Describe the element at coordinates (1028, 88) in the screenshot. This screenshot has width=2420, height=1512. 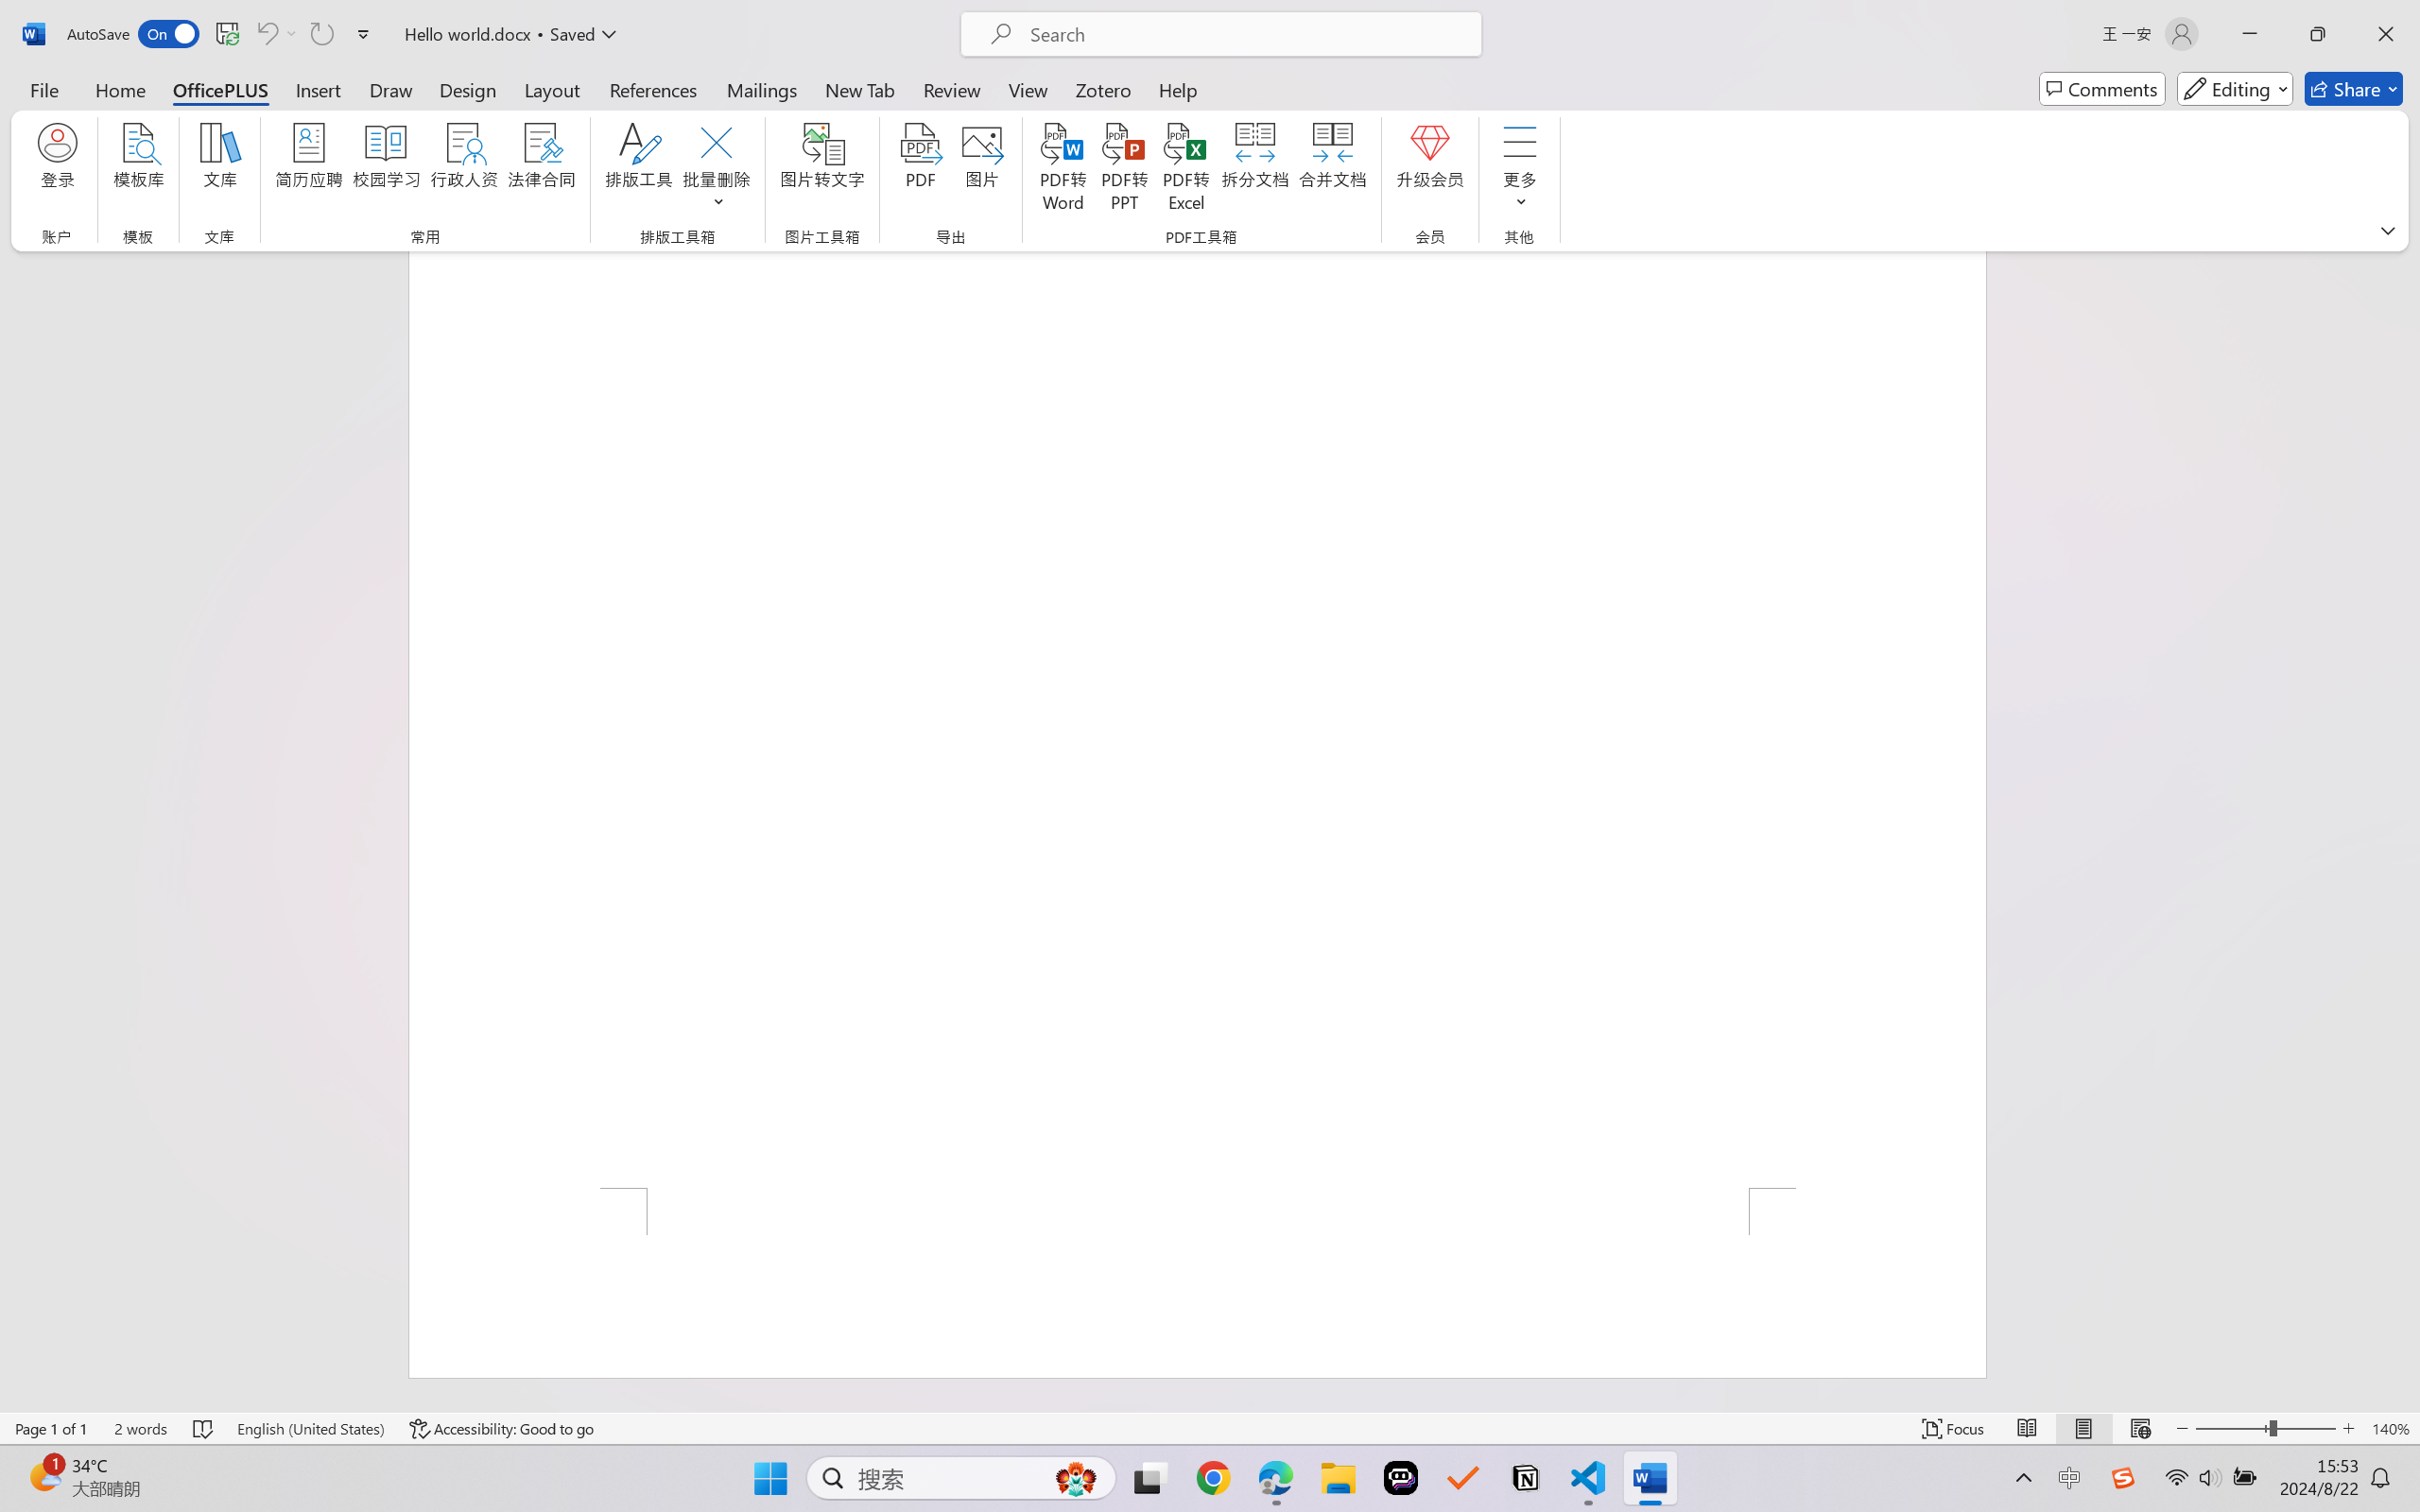
I see `'View'` at that location.